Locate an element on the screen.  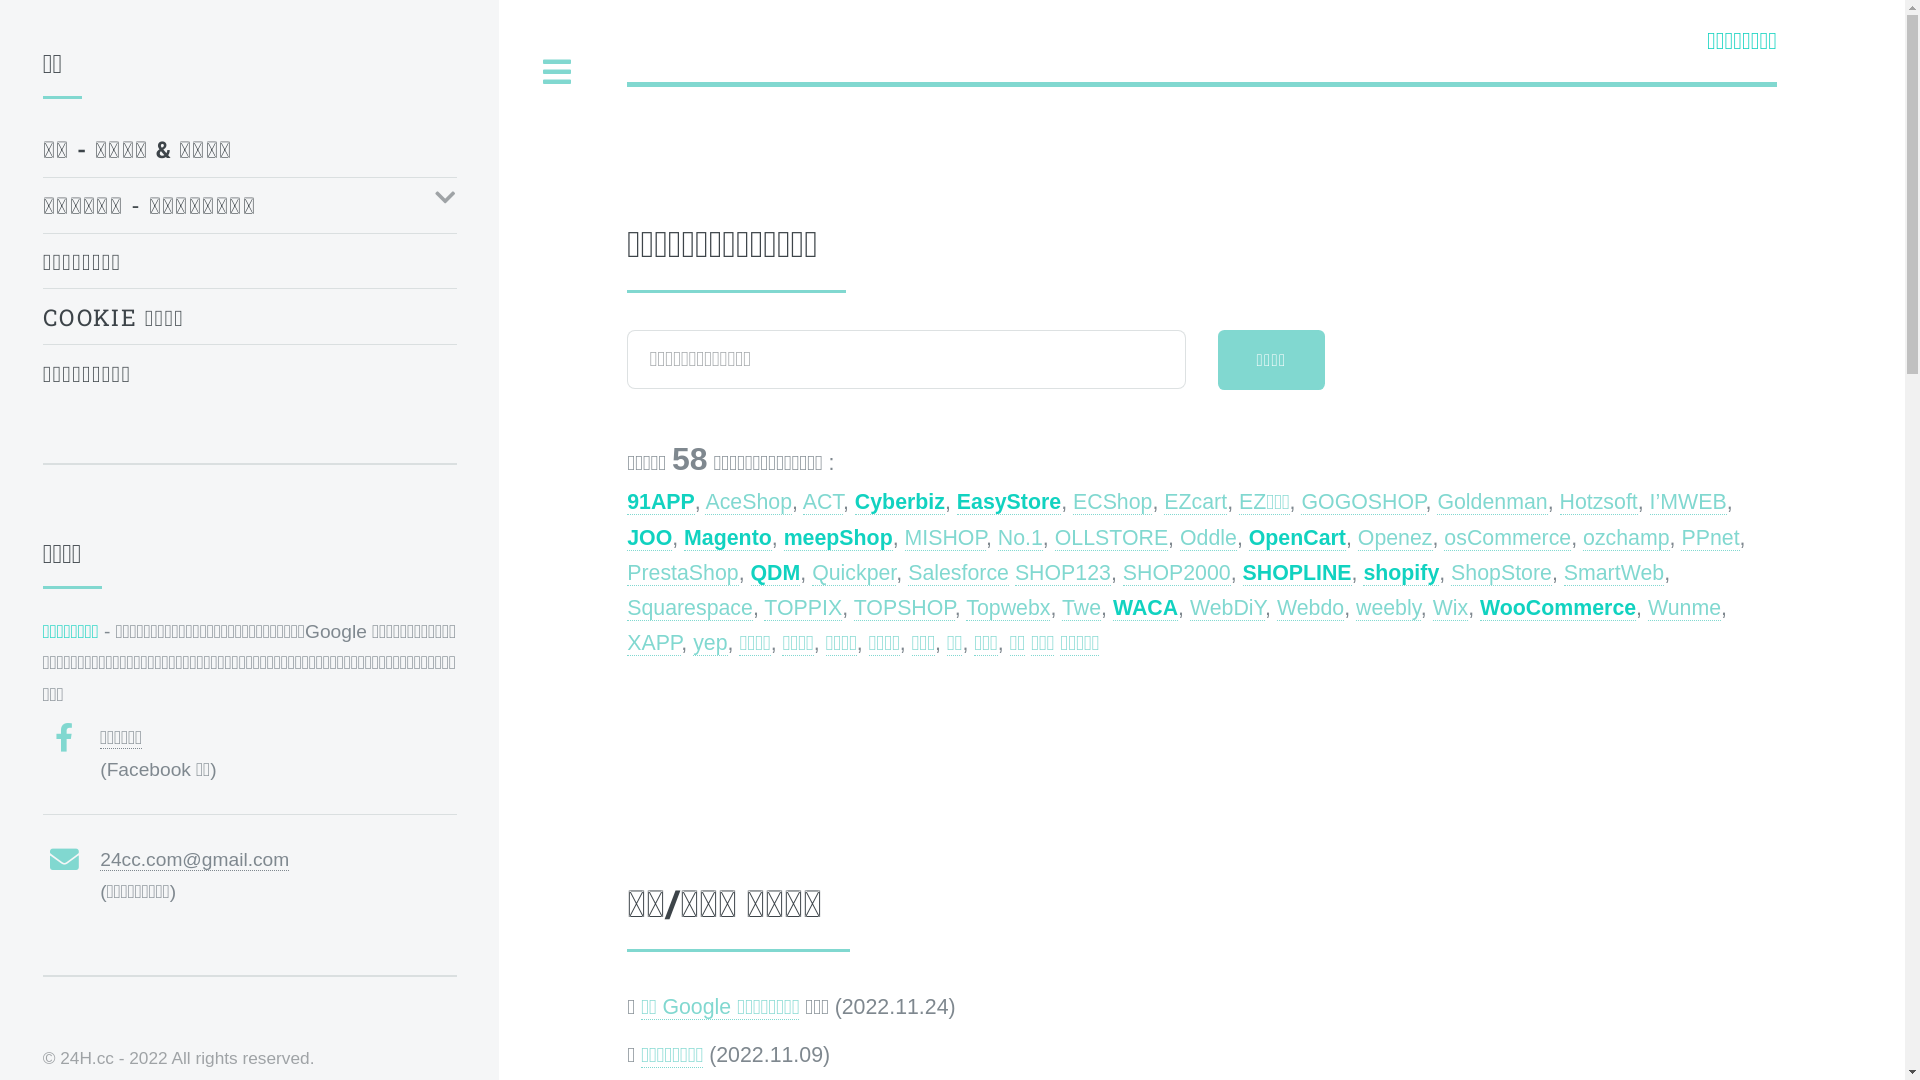
'Quickper' is located at coordinates (854, 573).